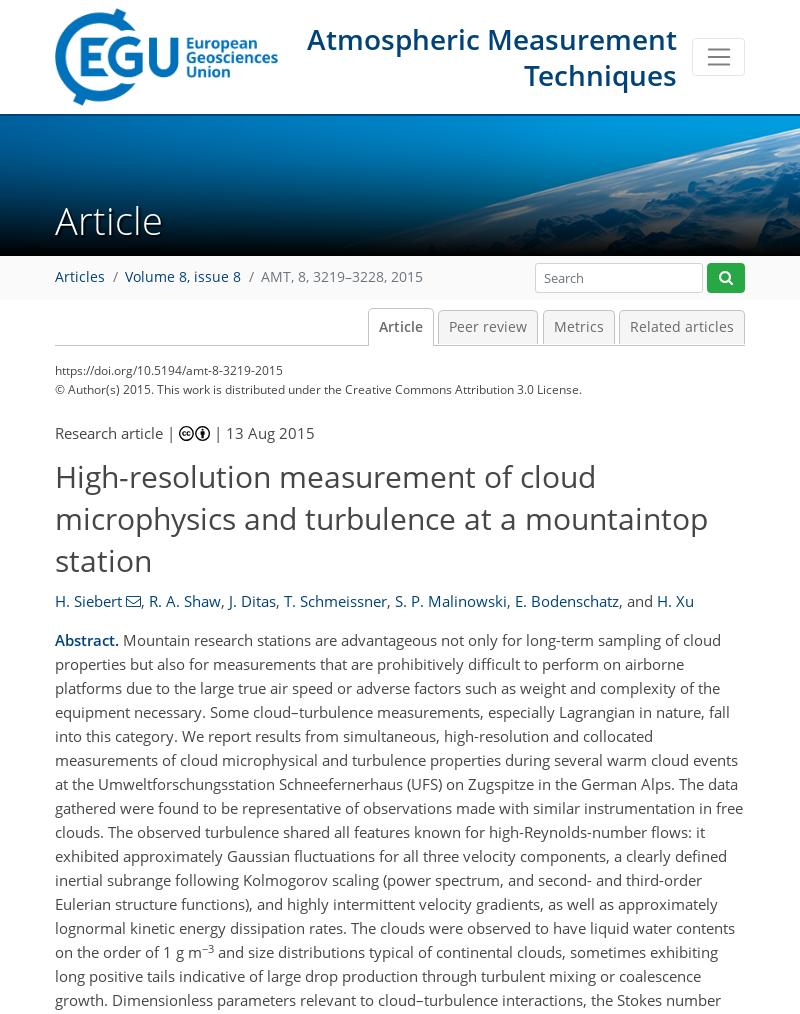 The height and width of the screenshot is (1014, 800). Describe the element at coordinates (54, 388) in the screenshot. I see `'© Author(s) 2015. This work is distributed under'` at that location.